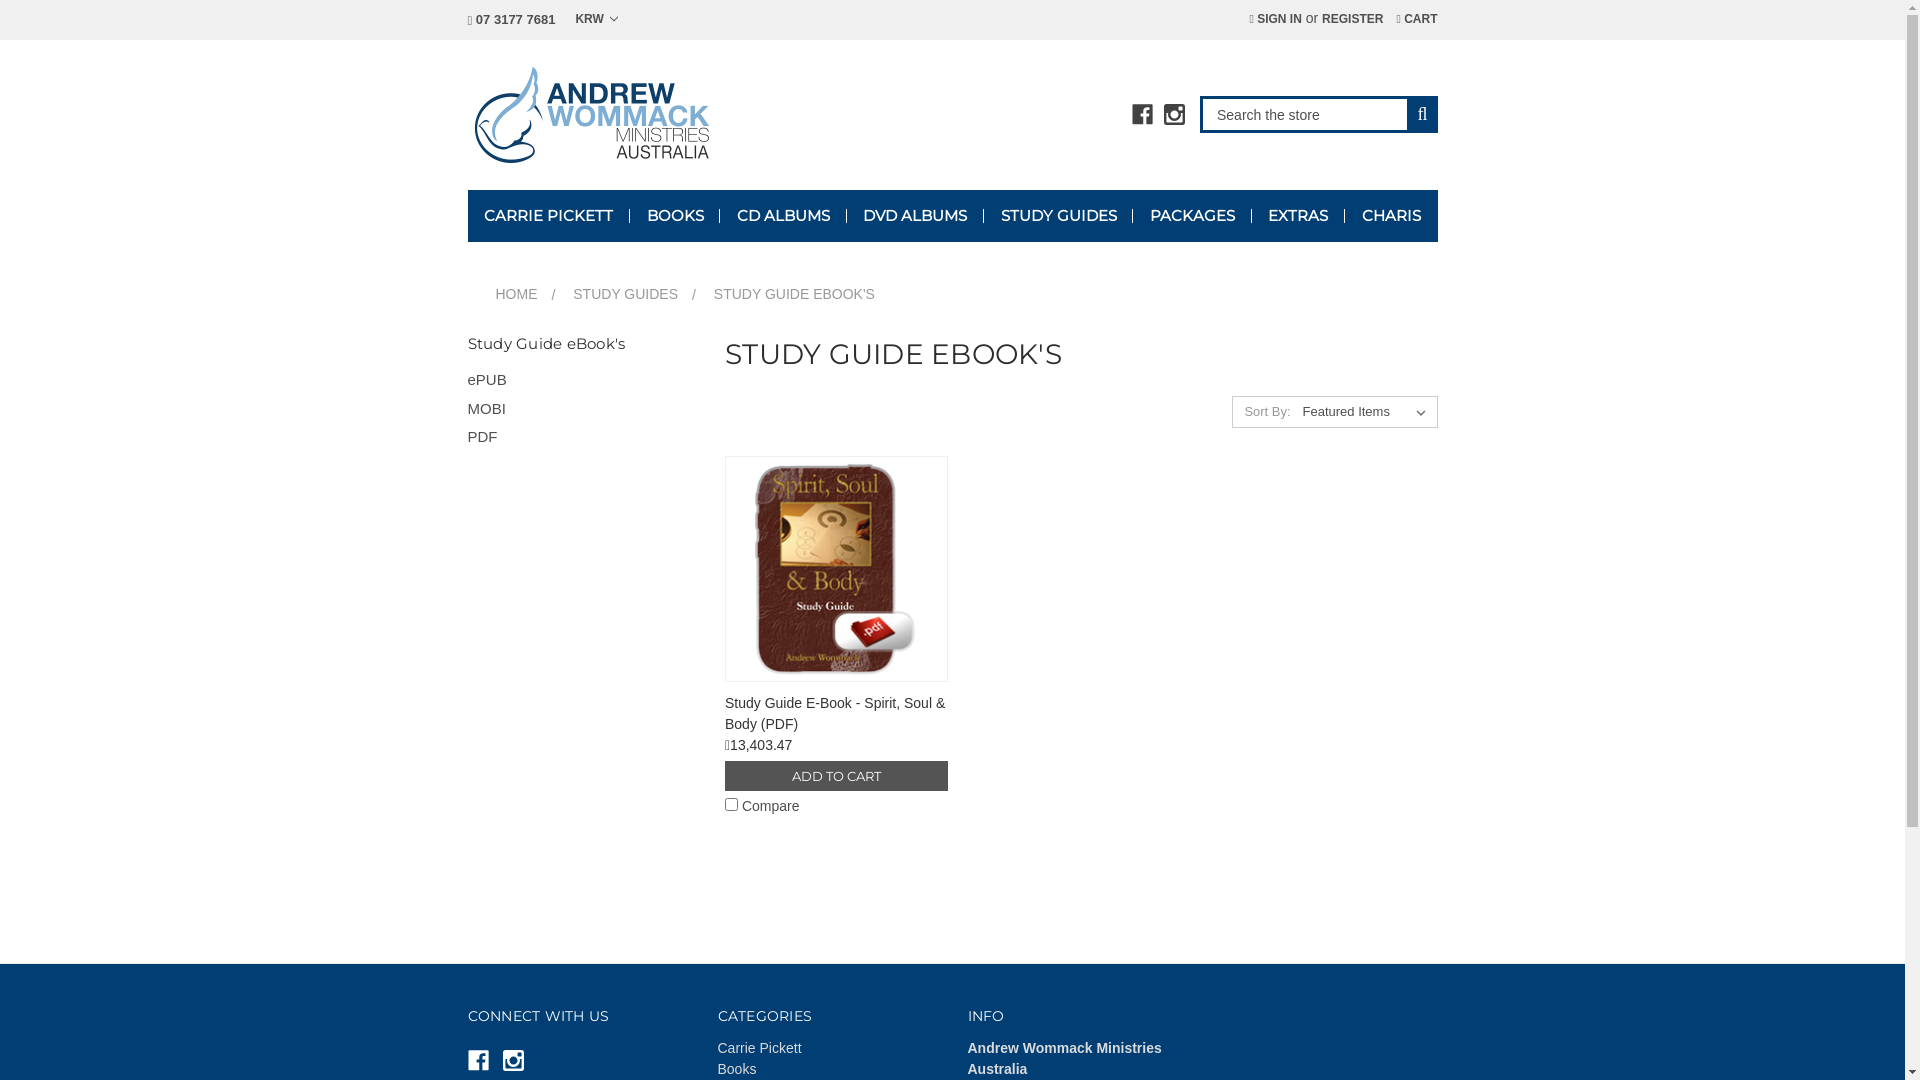  What do you see at coordinates (580, 436) in the screenshot?
I see `'PDF'` at bounding box center [580, 436].